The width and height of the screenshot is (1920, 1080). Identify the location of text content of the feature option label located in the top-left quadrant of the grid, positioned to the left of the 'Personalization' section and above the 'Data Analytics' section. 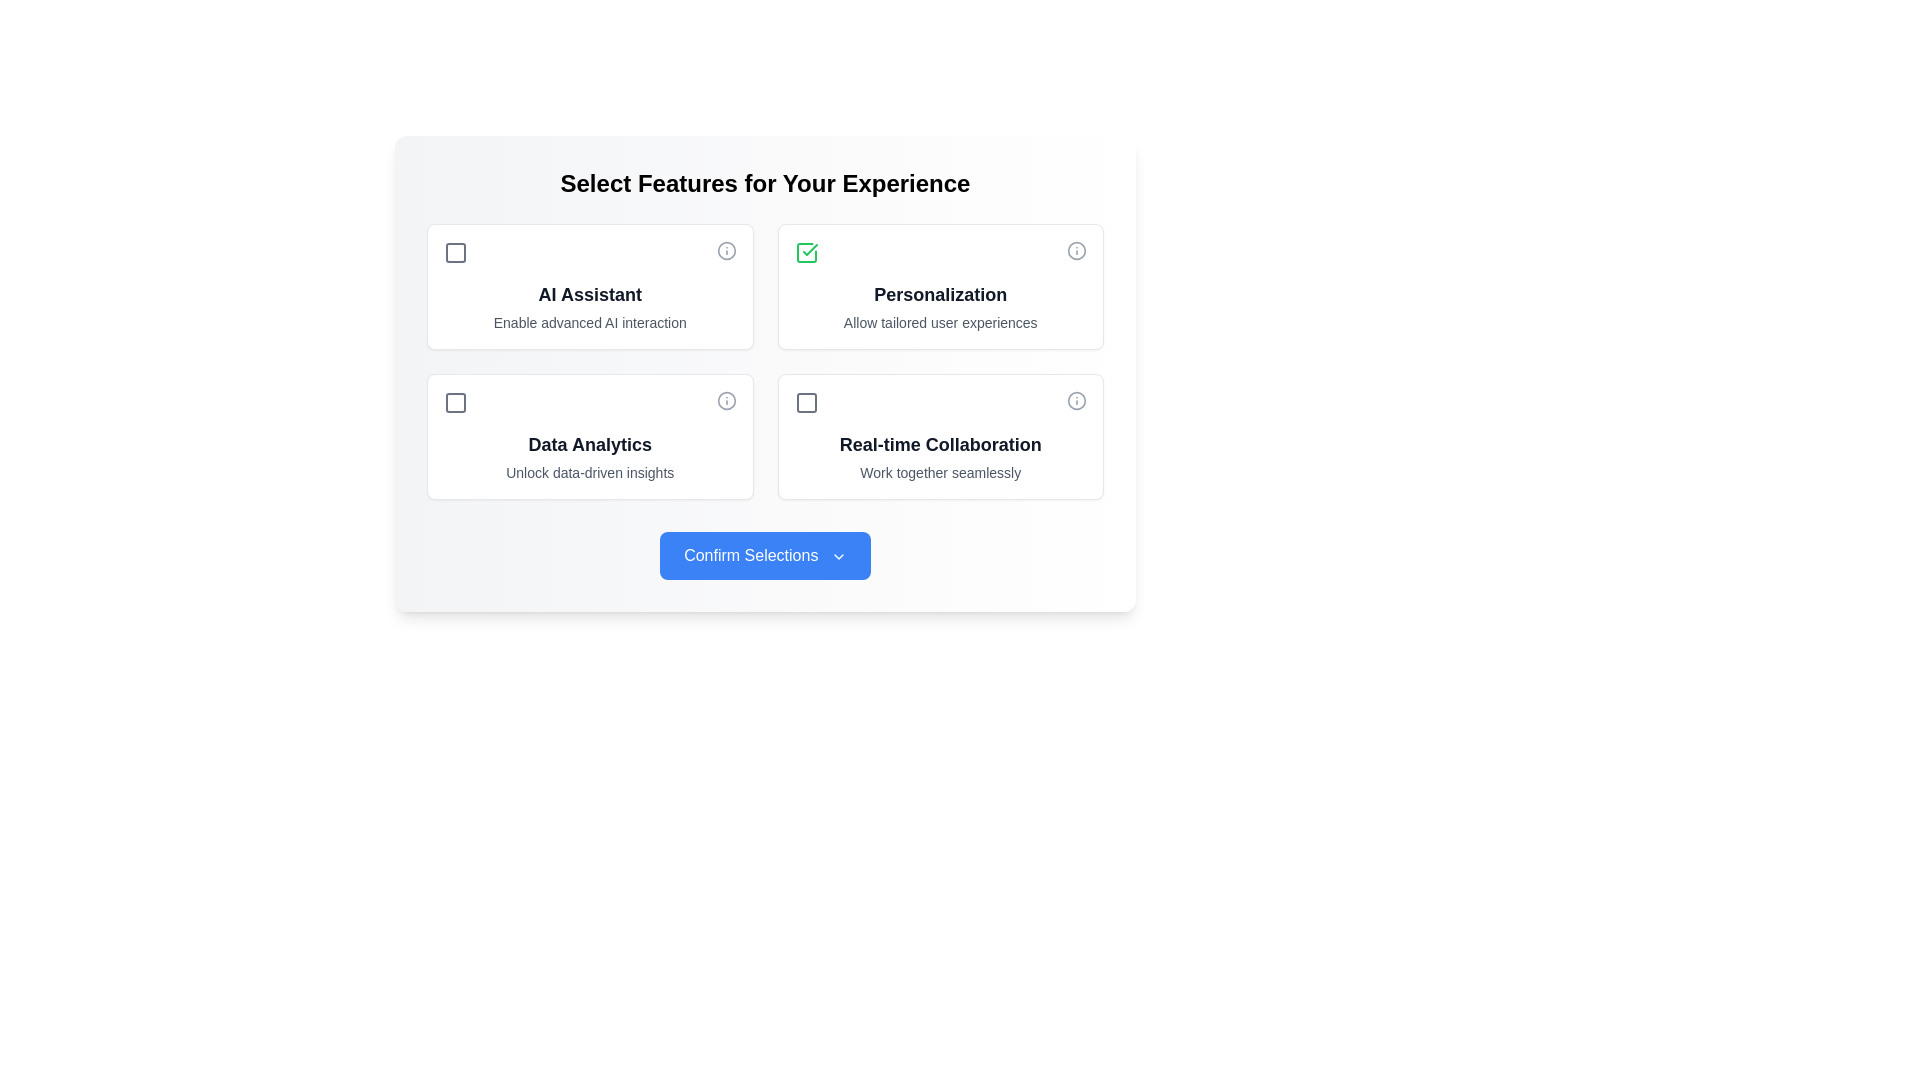
(589, 307).